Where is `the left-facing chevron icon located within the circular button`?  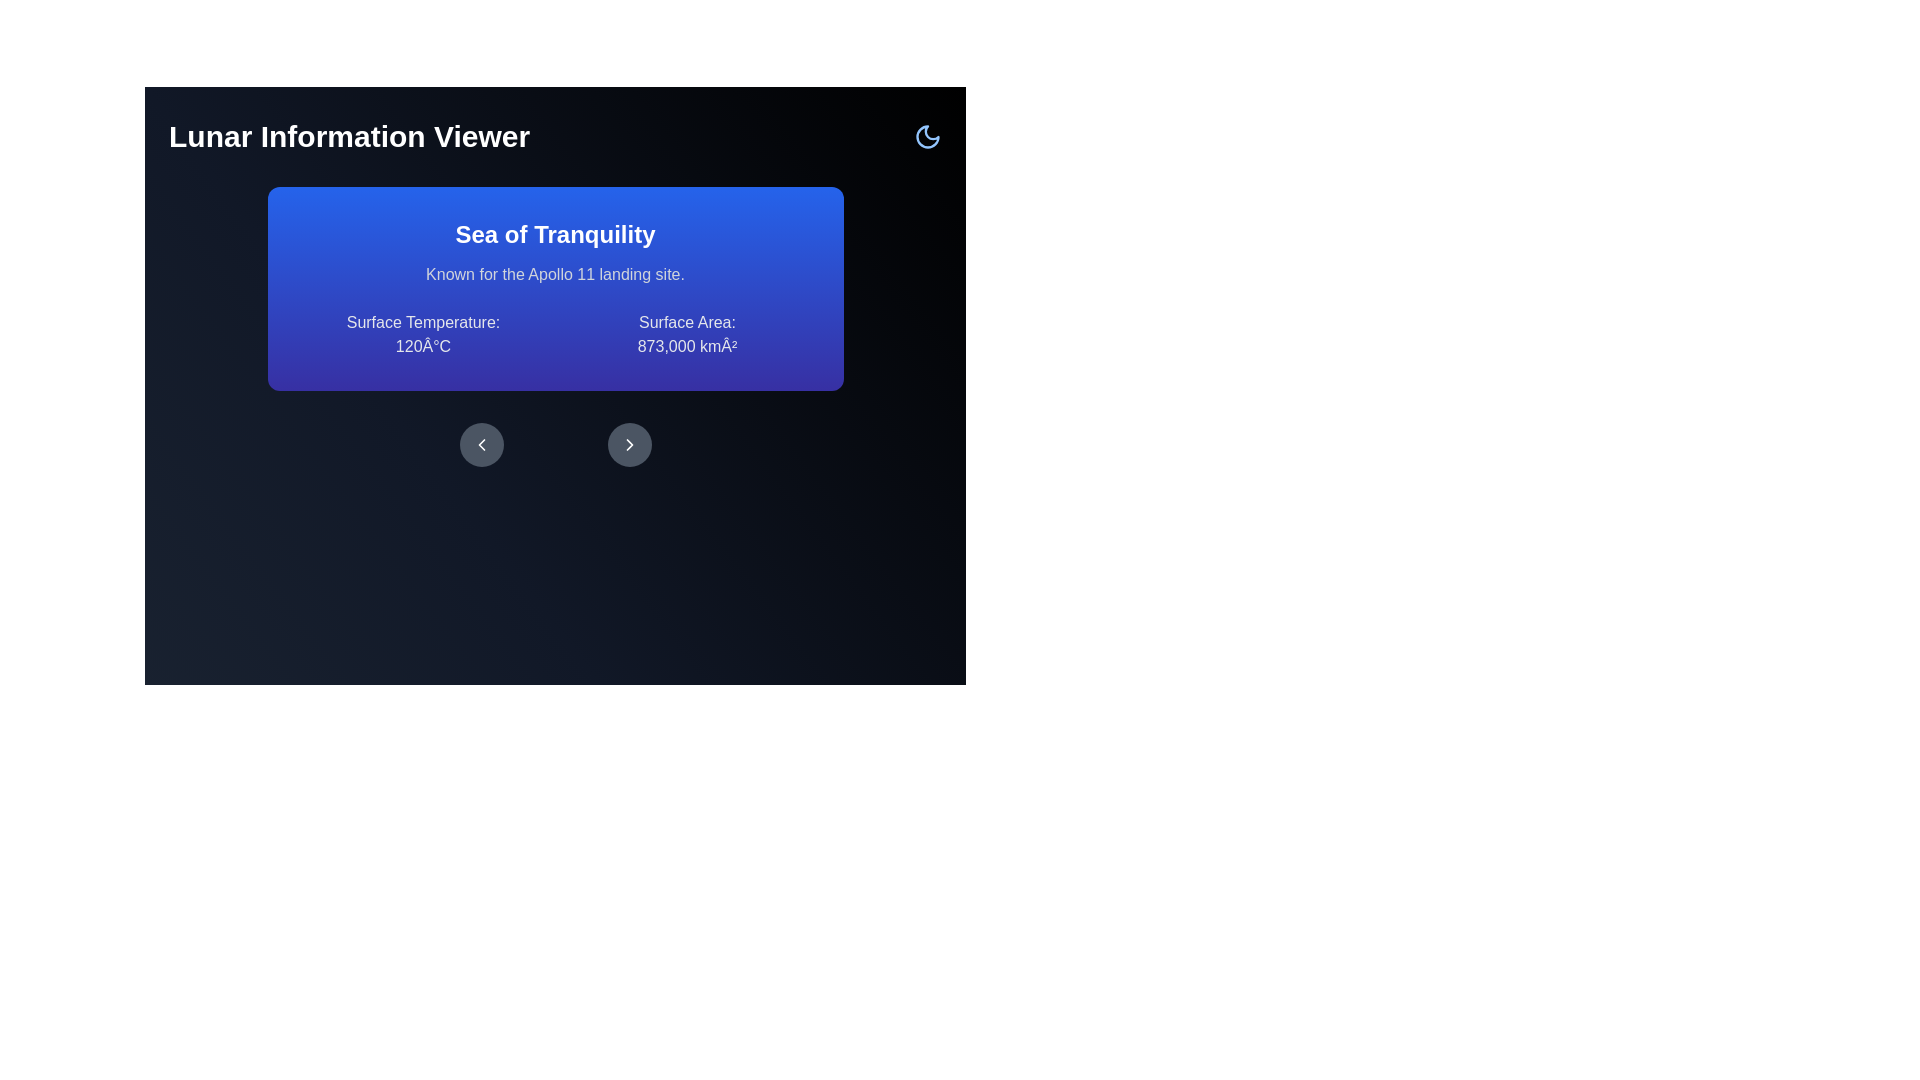 the left-facing chevron icon located within the circular button is located at coordinates (481, 443).